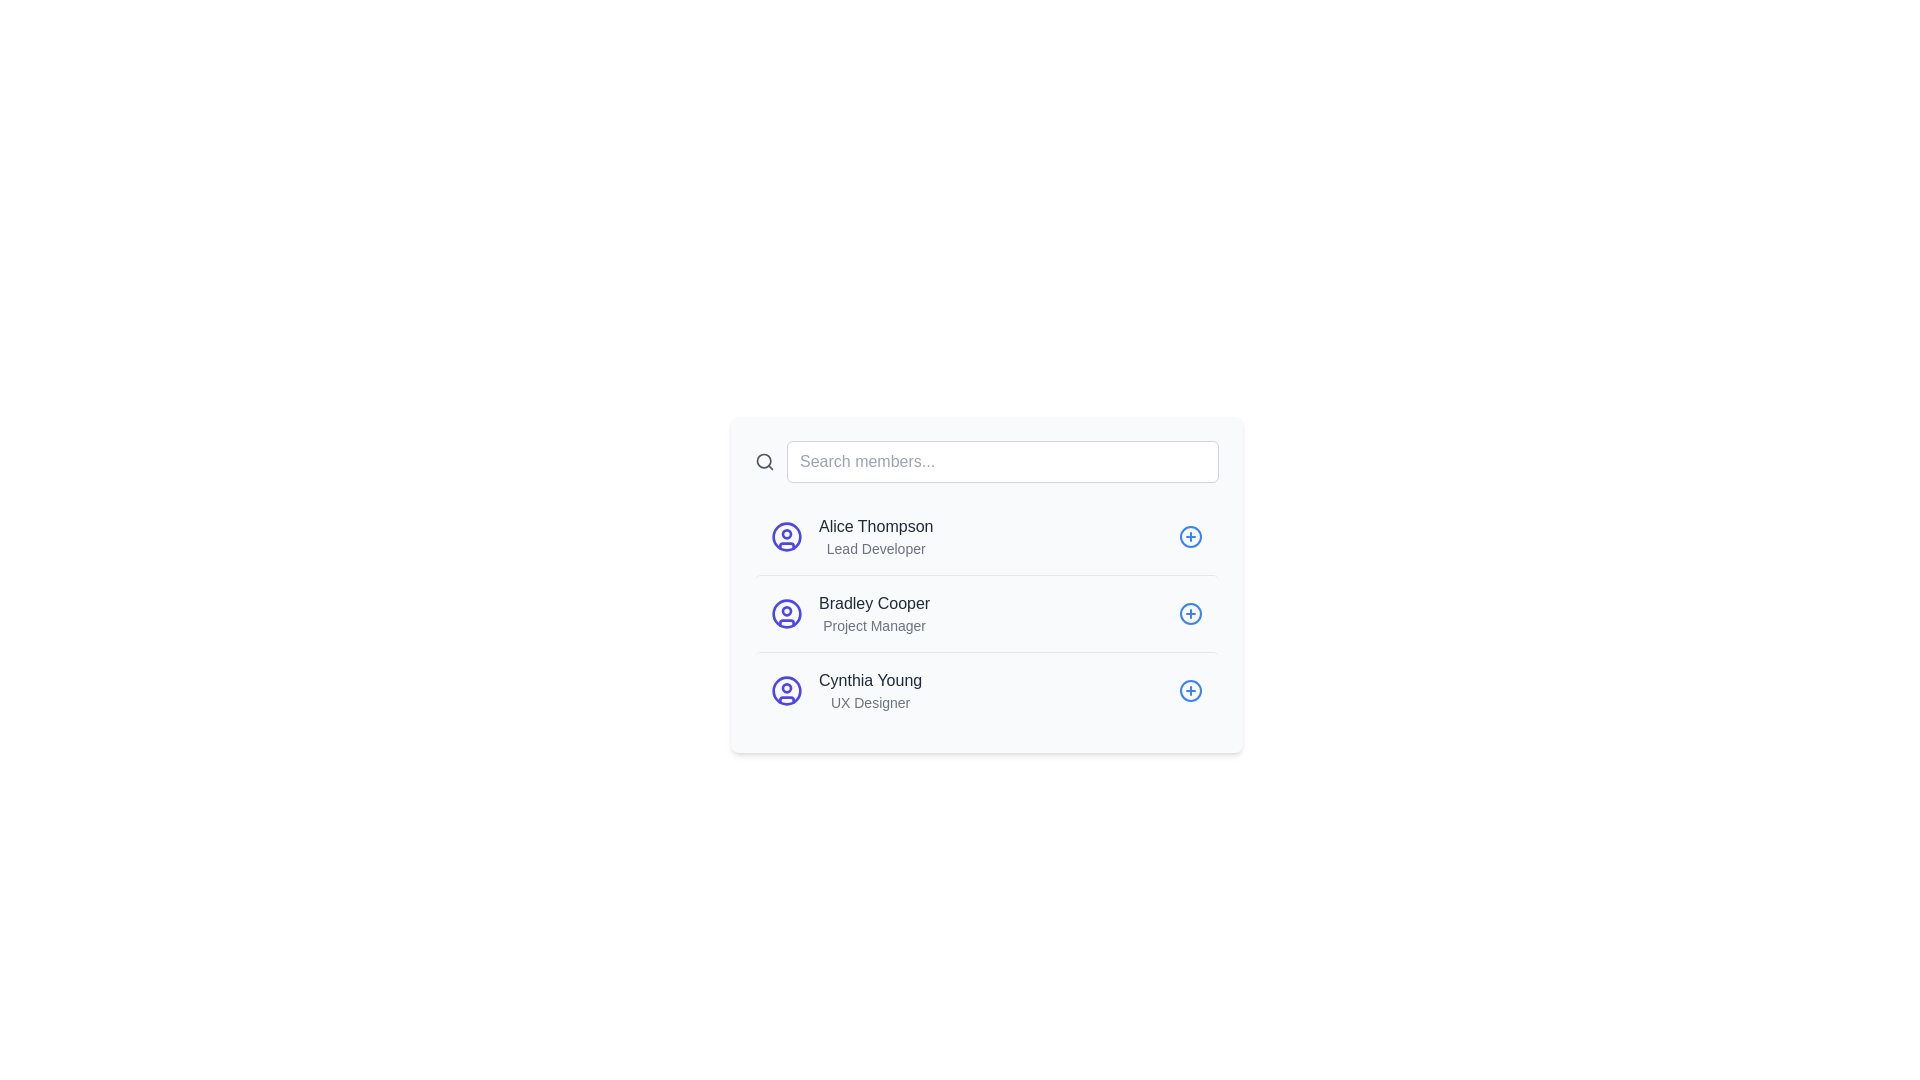  I want to click on the SVG icon representing the user avatar for Cynthia Young, which is located to the left of the text block displaying her name and title, so click(786, 689).